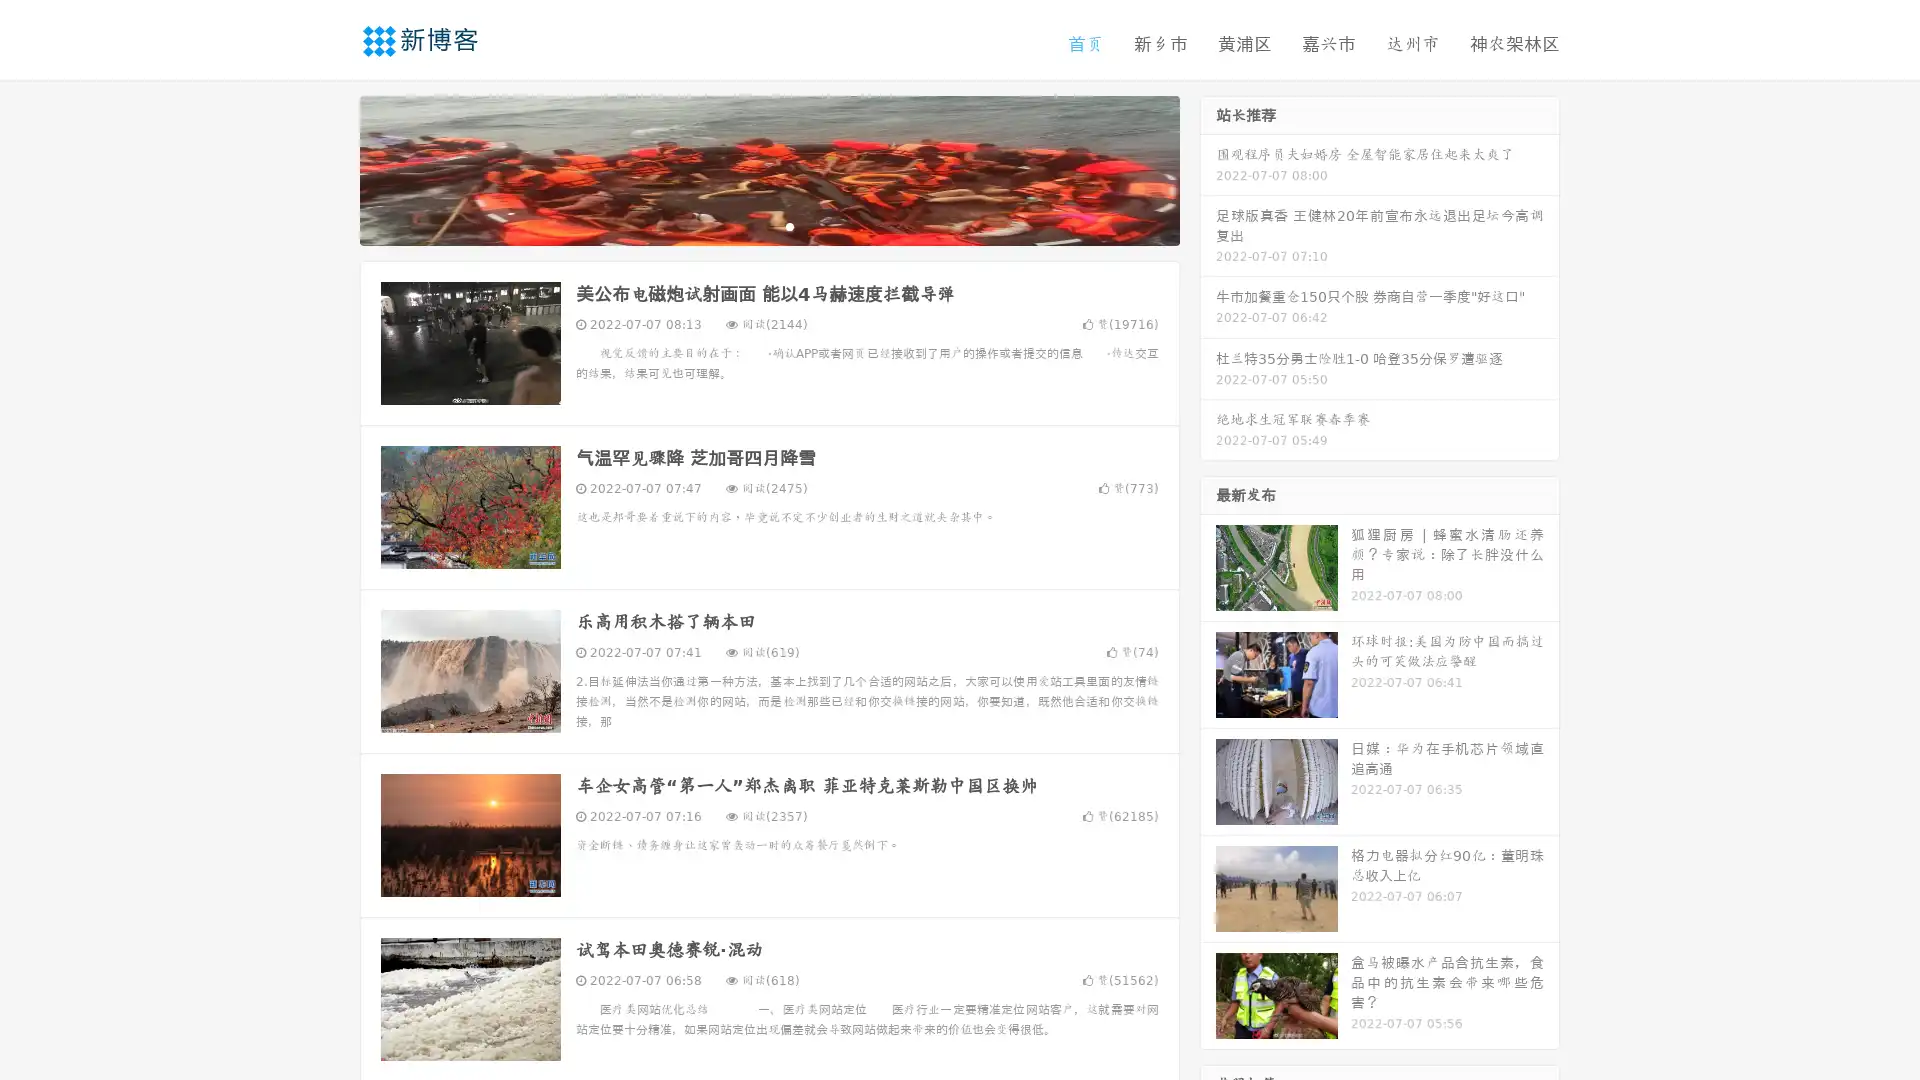 The width and height of the screenshot is (1920, 1080). What do you see at coordinates (1208, 168) in the screenshot?
I see `Next slide` at bounding box center [1208, 168].